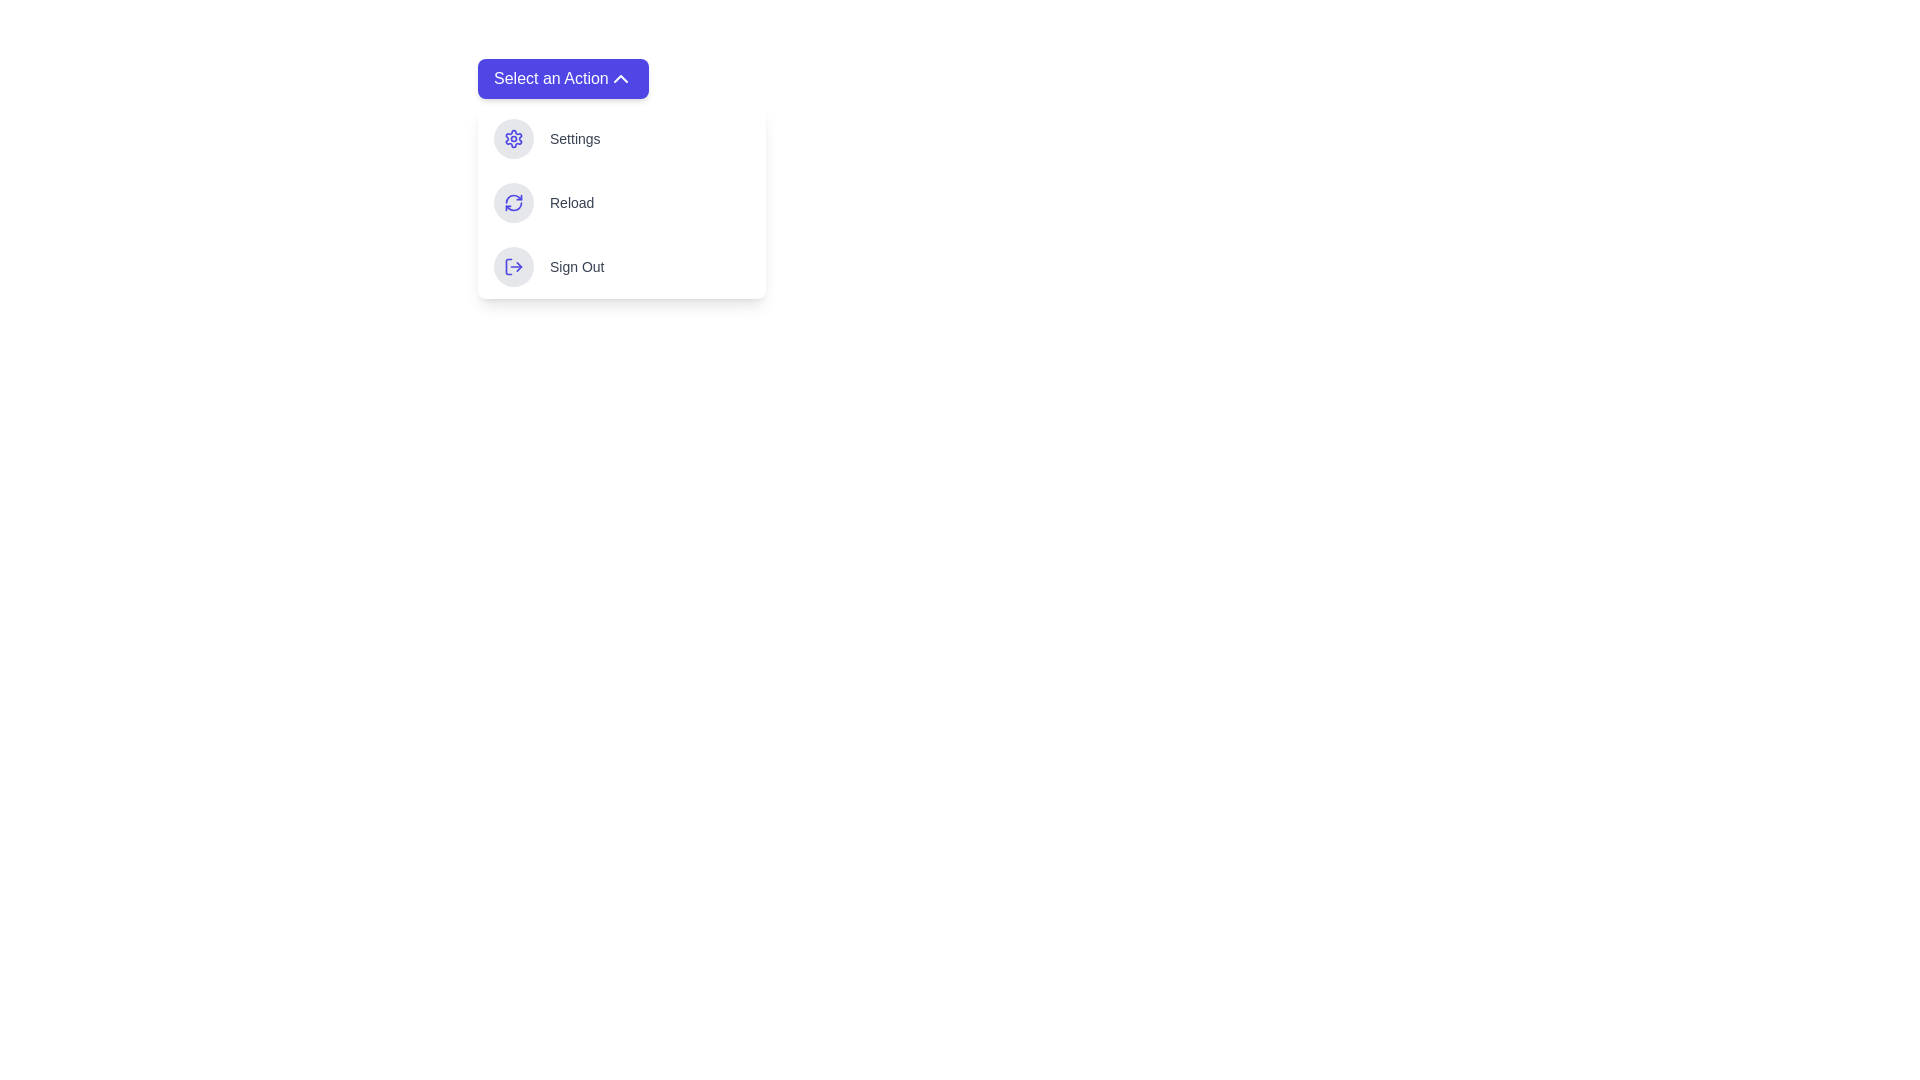 The height and width of the screenshot is (1080, 1920). Describe the element at coordinates (571, 203) in the screenshot. I see `the 'Reload' text label located in the vertical list menu, which is the second item below 'Settings' and above 'Sign Out', to potentially display a tooltip or change its appearance` at that location.